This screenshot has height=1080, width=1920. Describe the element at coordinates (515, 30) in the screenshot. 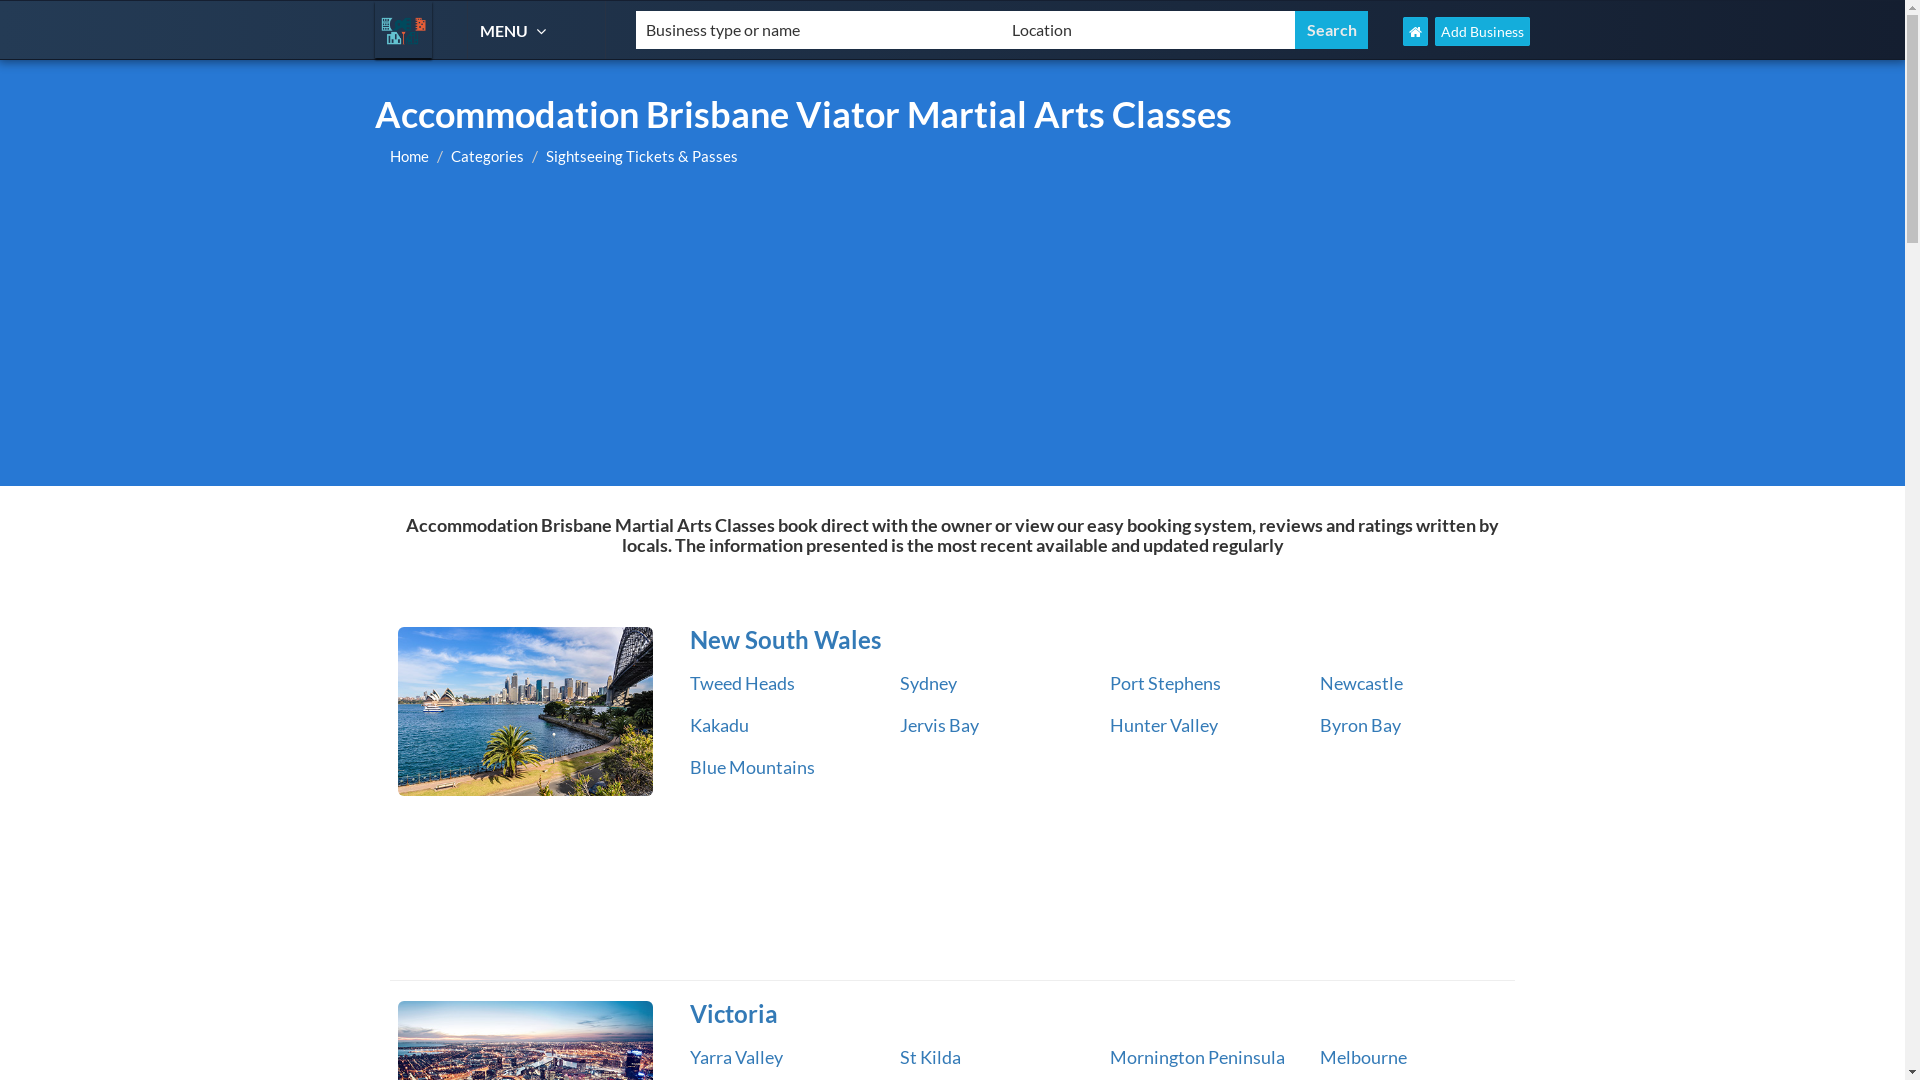

I see `'MENU'` at that location.